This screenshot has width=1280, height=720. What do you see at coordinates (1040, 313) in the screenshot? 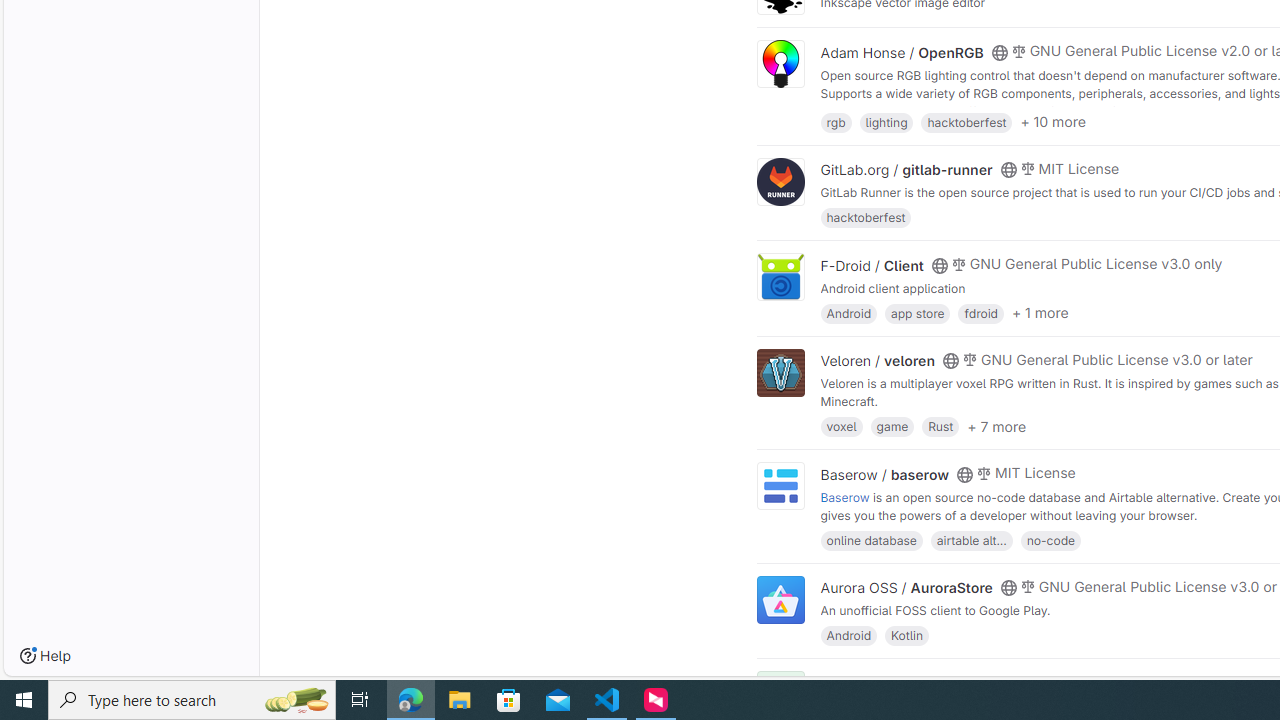
I see `'+ 1 more'` at bounding box center [1040, 313].